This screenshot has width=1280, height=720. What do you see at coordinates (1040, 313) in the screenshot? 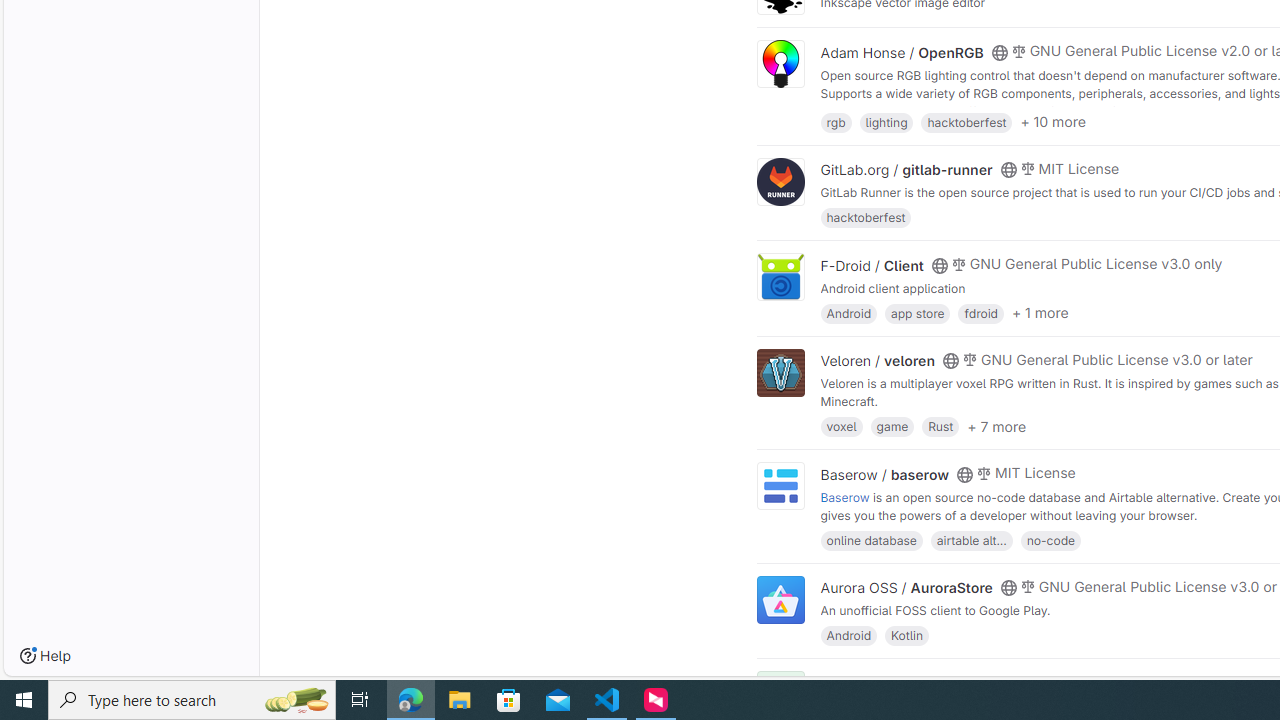
I see `'+ 1 more'` at bounding box center [1040, 313].